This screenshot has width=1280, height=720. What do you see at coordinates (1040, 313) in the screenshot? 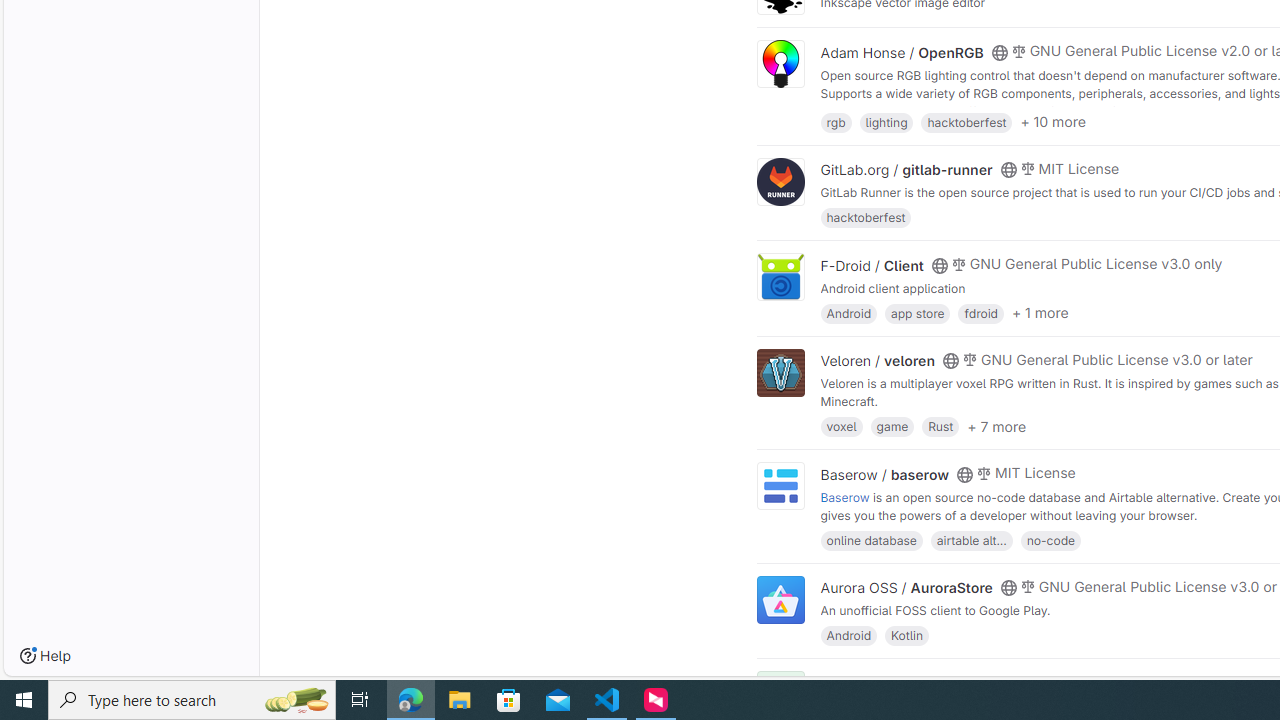
I see `'+ 1 more'` at bounding box center [1040, 313].